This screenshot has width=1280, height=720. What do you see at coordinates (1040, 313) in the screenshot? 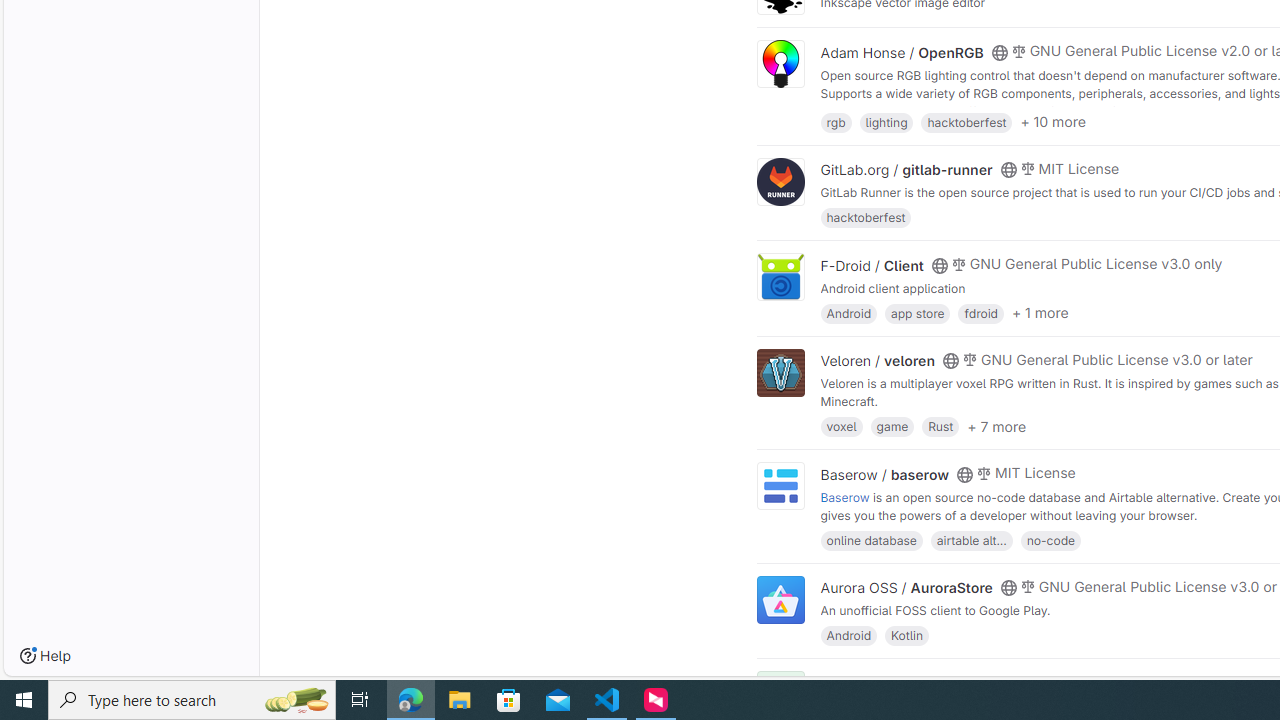
I see `'+ 1 more'` at bounding box center [1040, 313].